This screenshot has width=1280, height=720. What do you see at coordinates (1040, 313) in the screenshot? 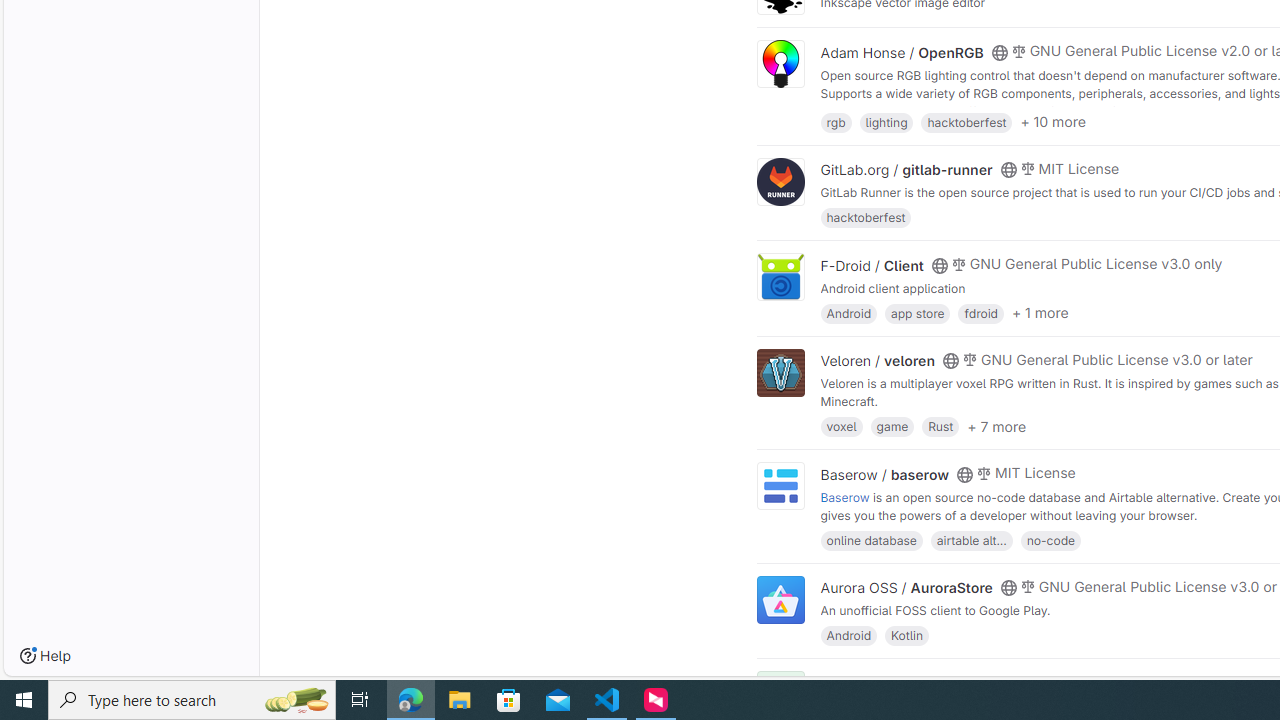
I see `'+ 1 more'` at bounding box center [1040, 313].